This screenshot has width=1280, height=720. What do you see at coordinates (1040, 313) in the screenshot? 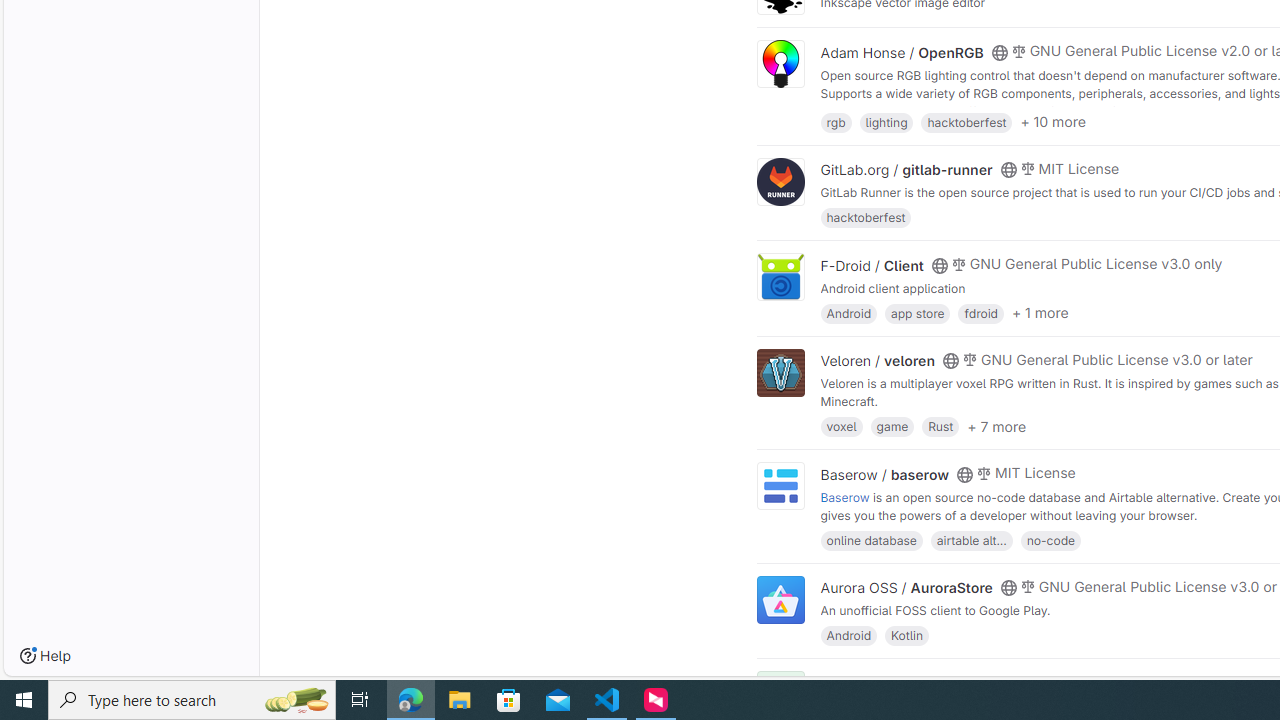
I see `'+ 1 more'` at bounding box center [1040, 313].